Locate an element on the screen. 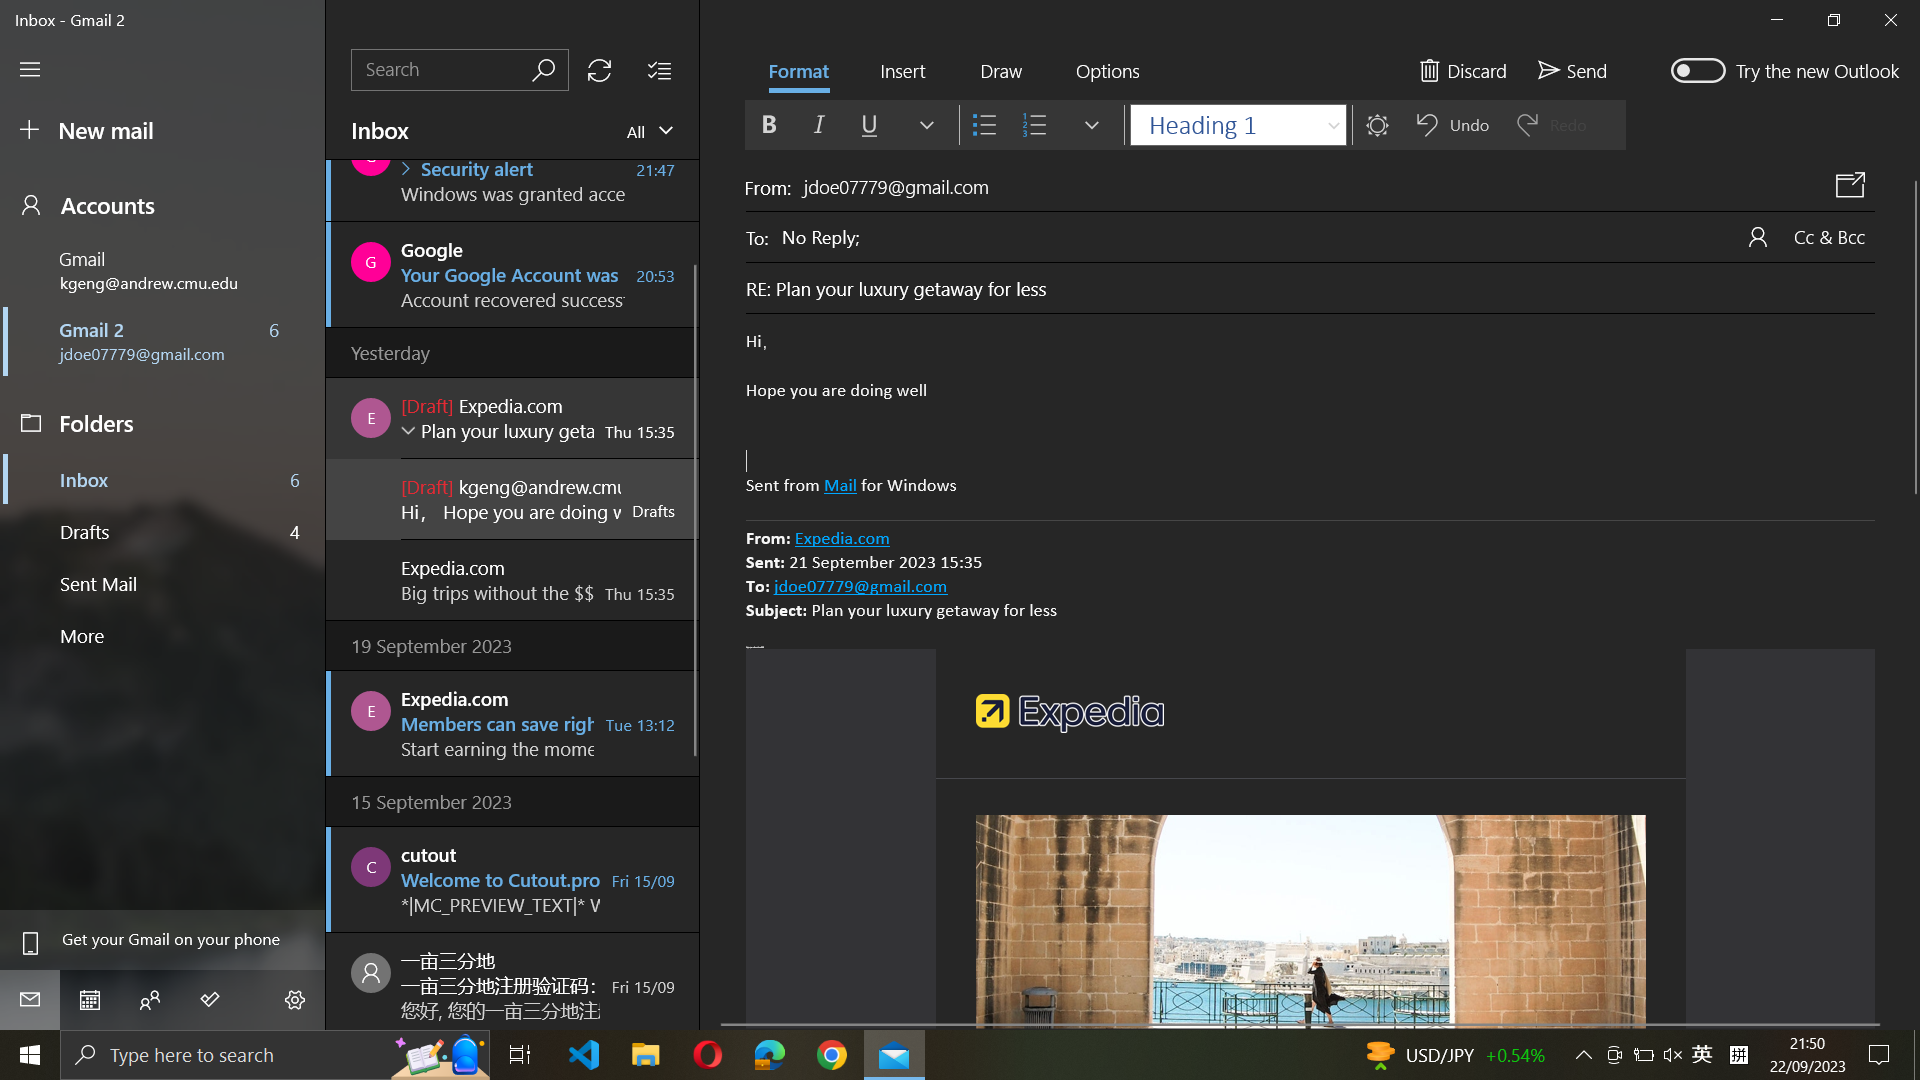 The height and width of the screenshot is (1080, 1920). a fresh email composition window is located at coordinates (160, 131).